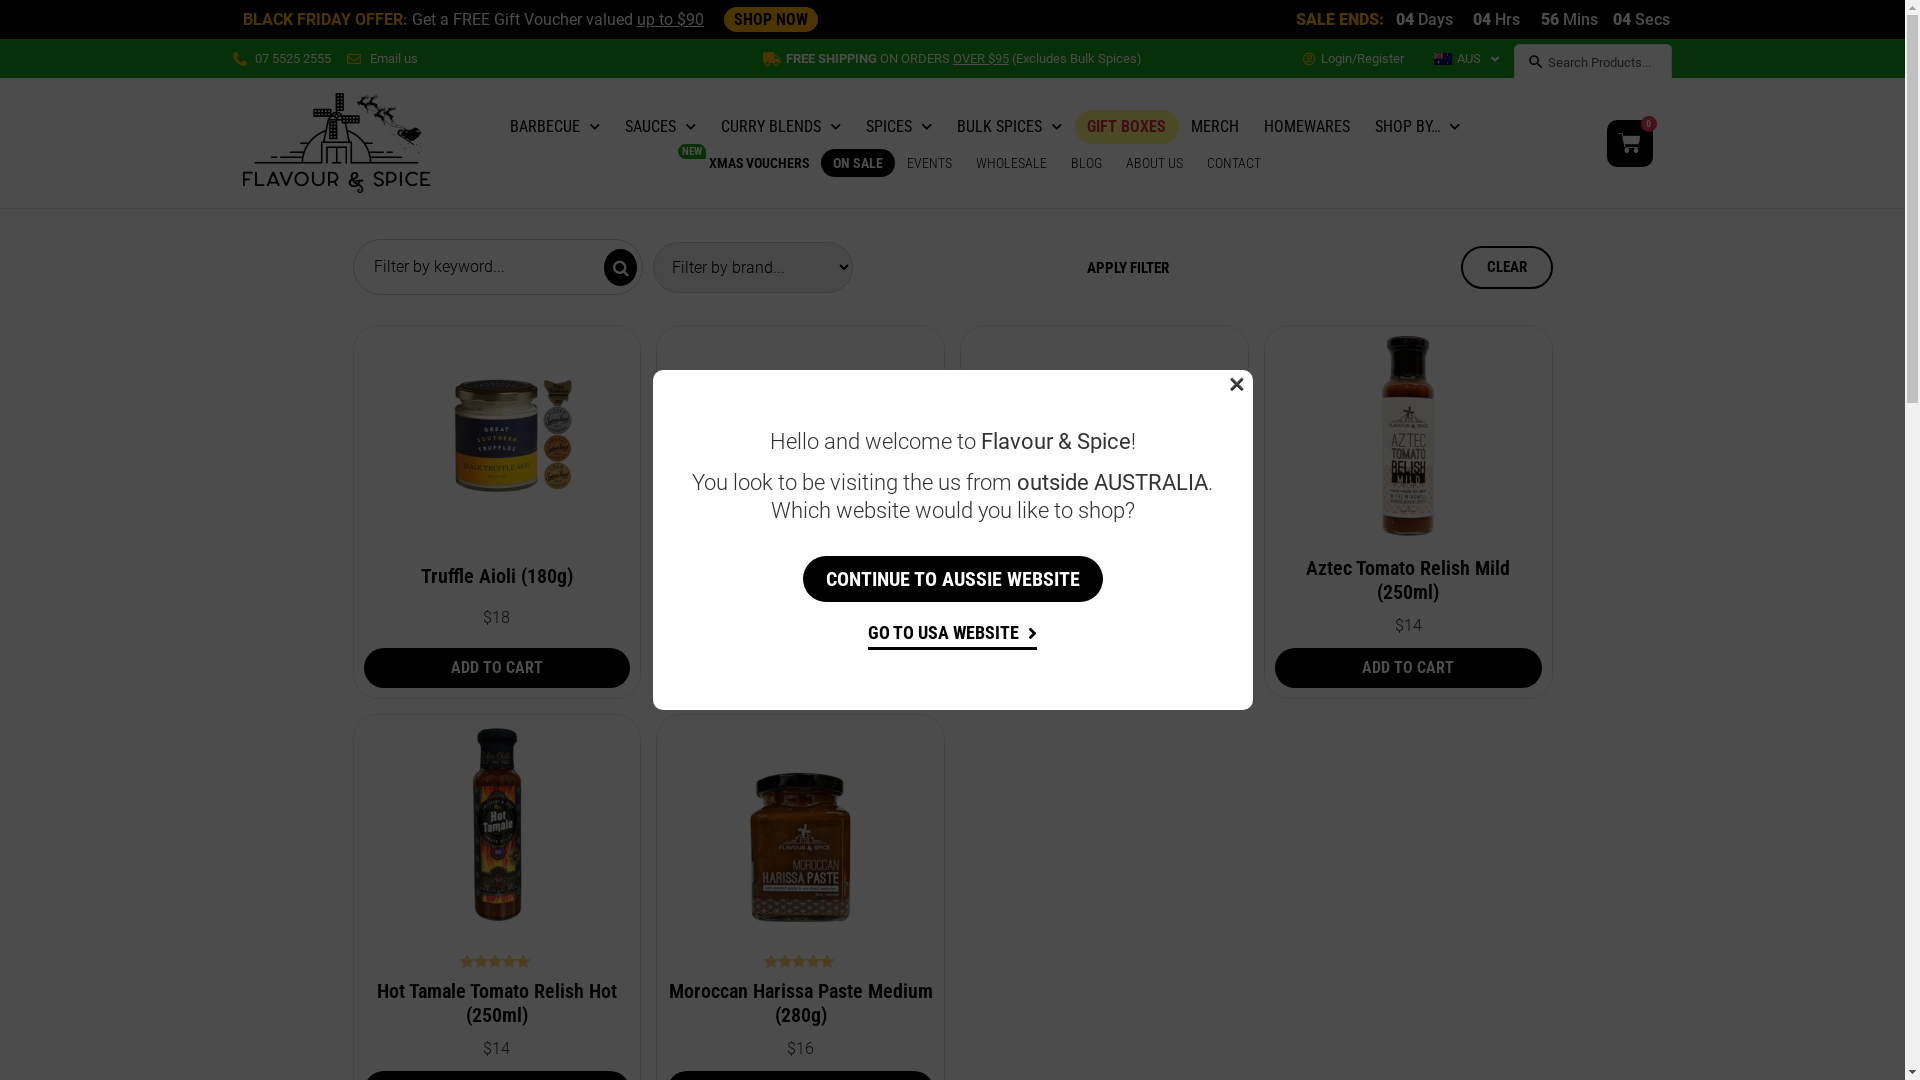  Describe the element at coordinates (1506, 266) in the screenshot. I see `'CLEAR'` at that location.